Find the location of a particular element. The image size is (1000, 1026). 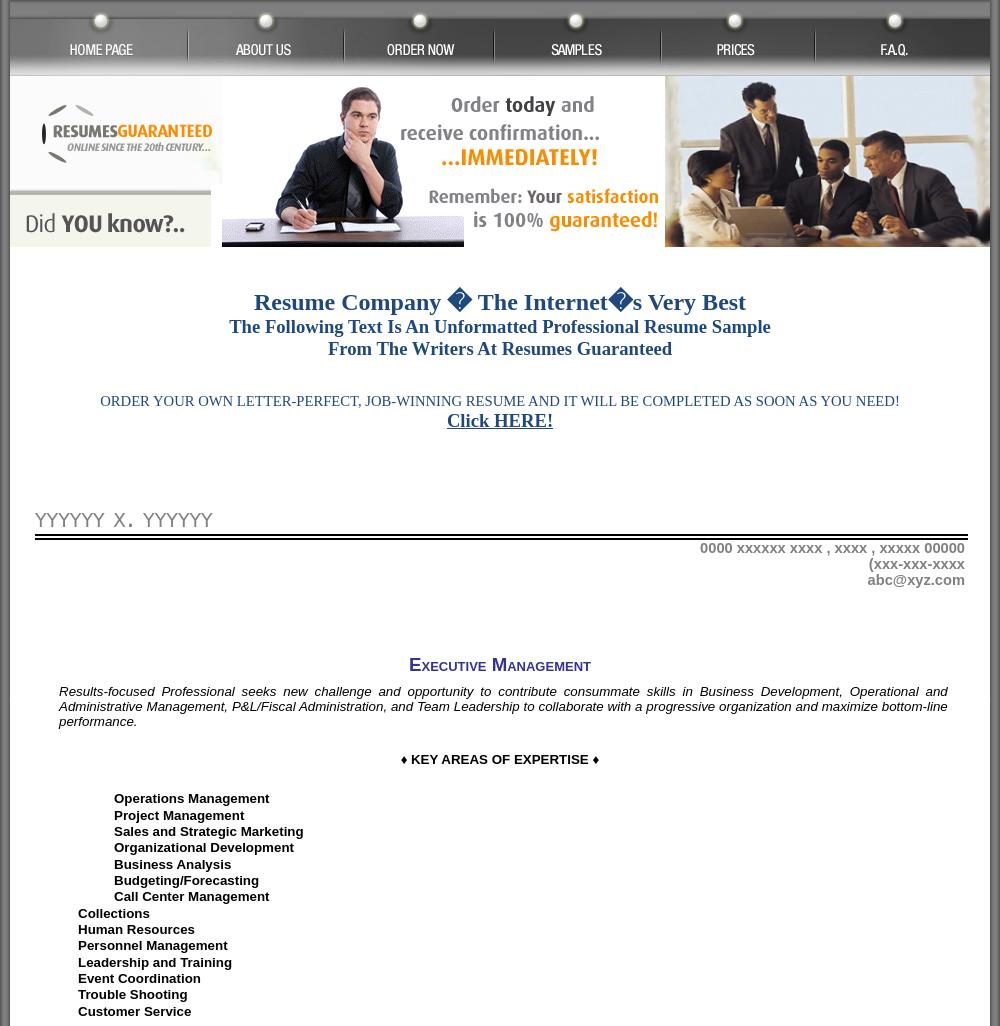

'Customer
Service' is located at coordinates (77, 1009).